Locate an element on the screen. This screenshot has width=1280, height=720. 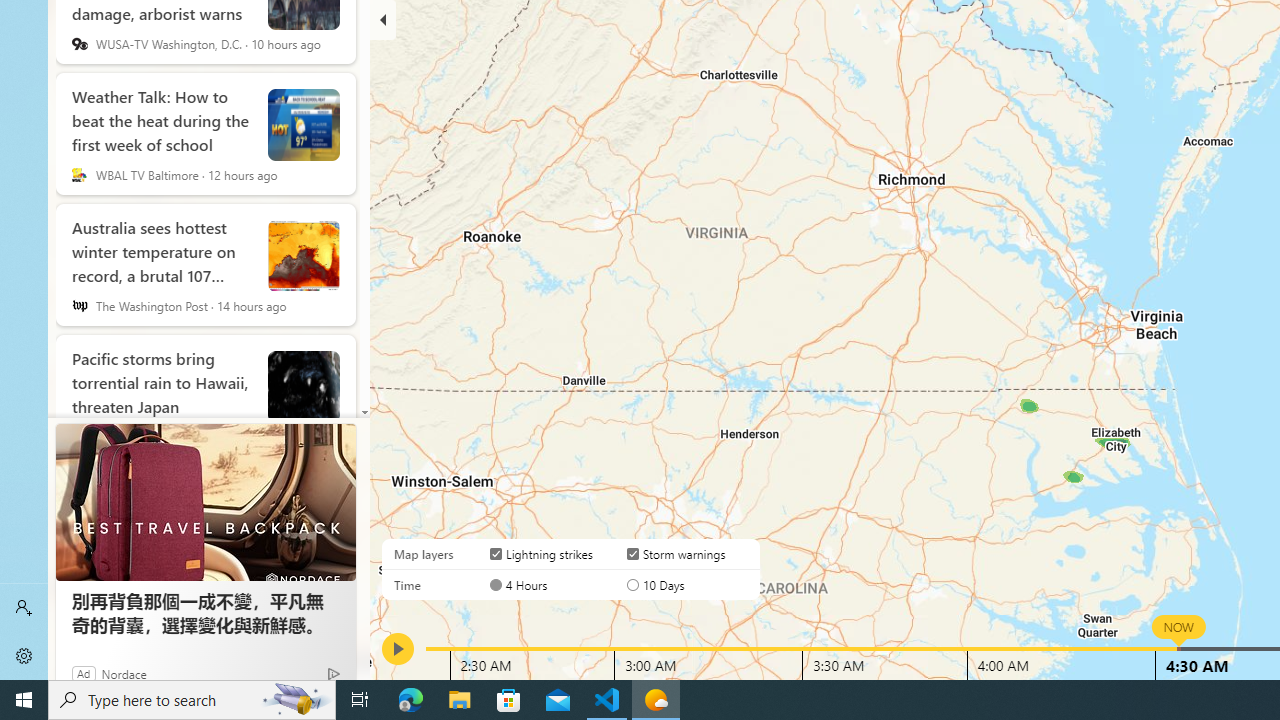
'Microsoft Store' is located at coordinates (509, 698).